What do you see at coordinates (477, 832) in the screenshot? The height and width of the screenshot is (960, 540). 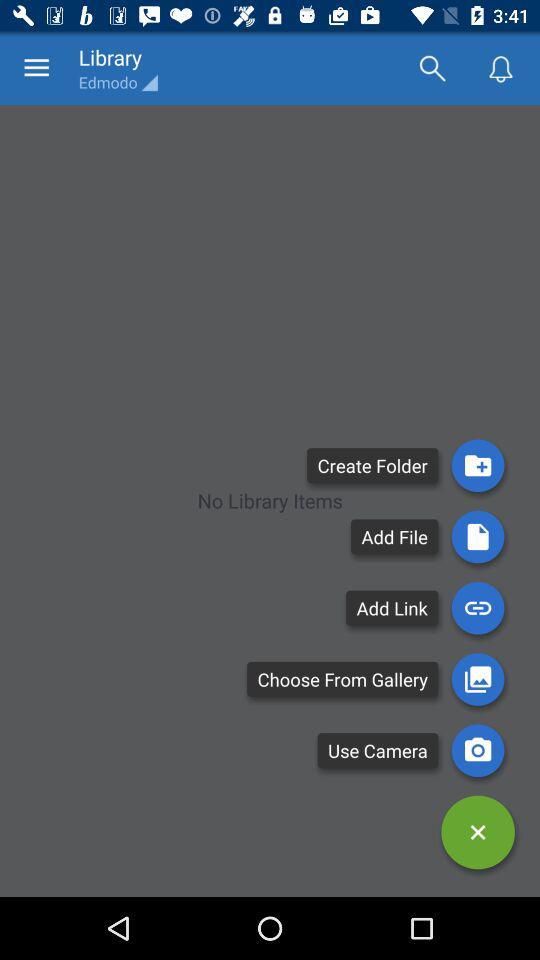 I see `cancel the page` at bounding box center [477, 832].